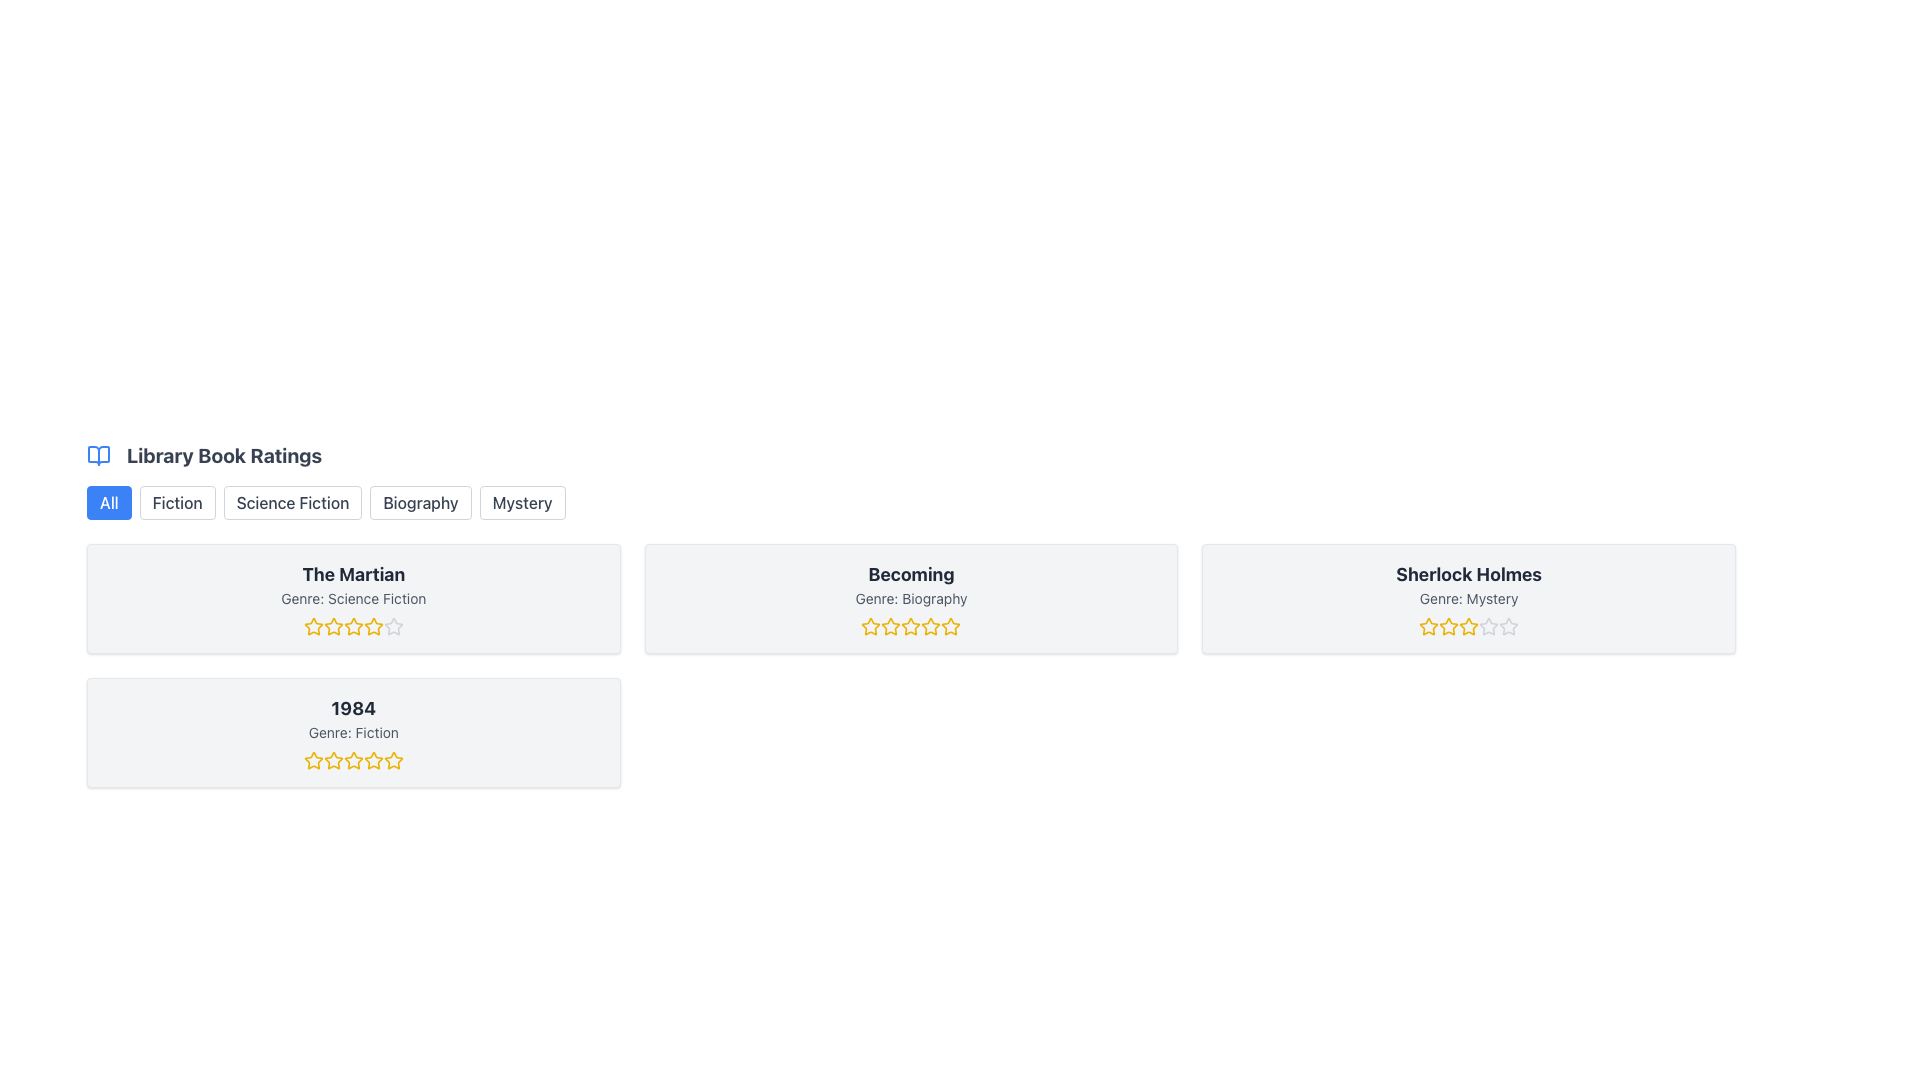 The image size is (1920, 1080). I want to click on the fifth star icon in the rating system for the book 'Sherlock Holmes', so click(1489, 626).